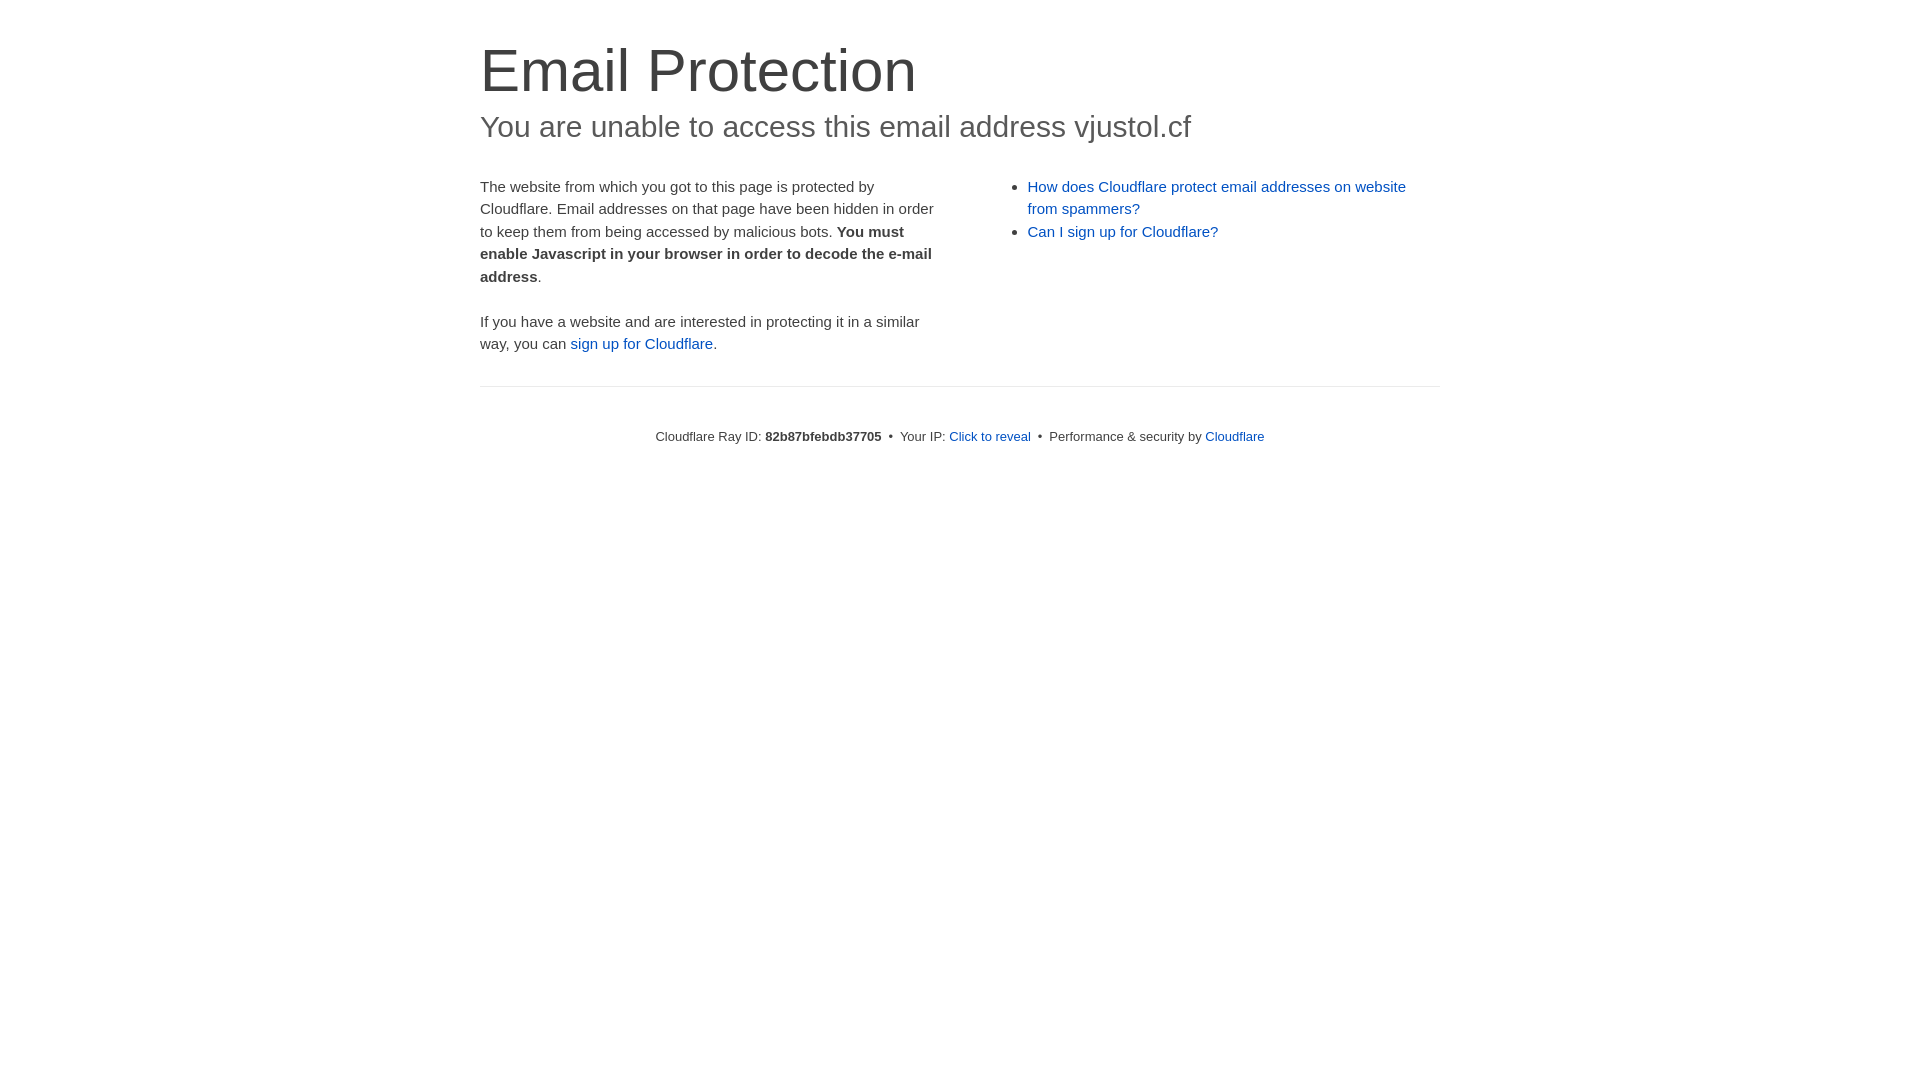  What do you see at coordinates (1203, 435) in the screenshot?
I see `'Cloudflare'` at bounding box center [1203, 435].